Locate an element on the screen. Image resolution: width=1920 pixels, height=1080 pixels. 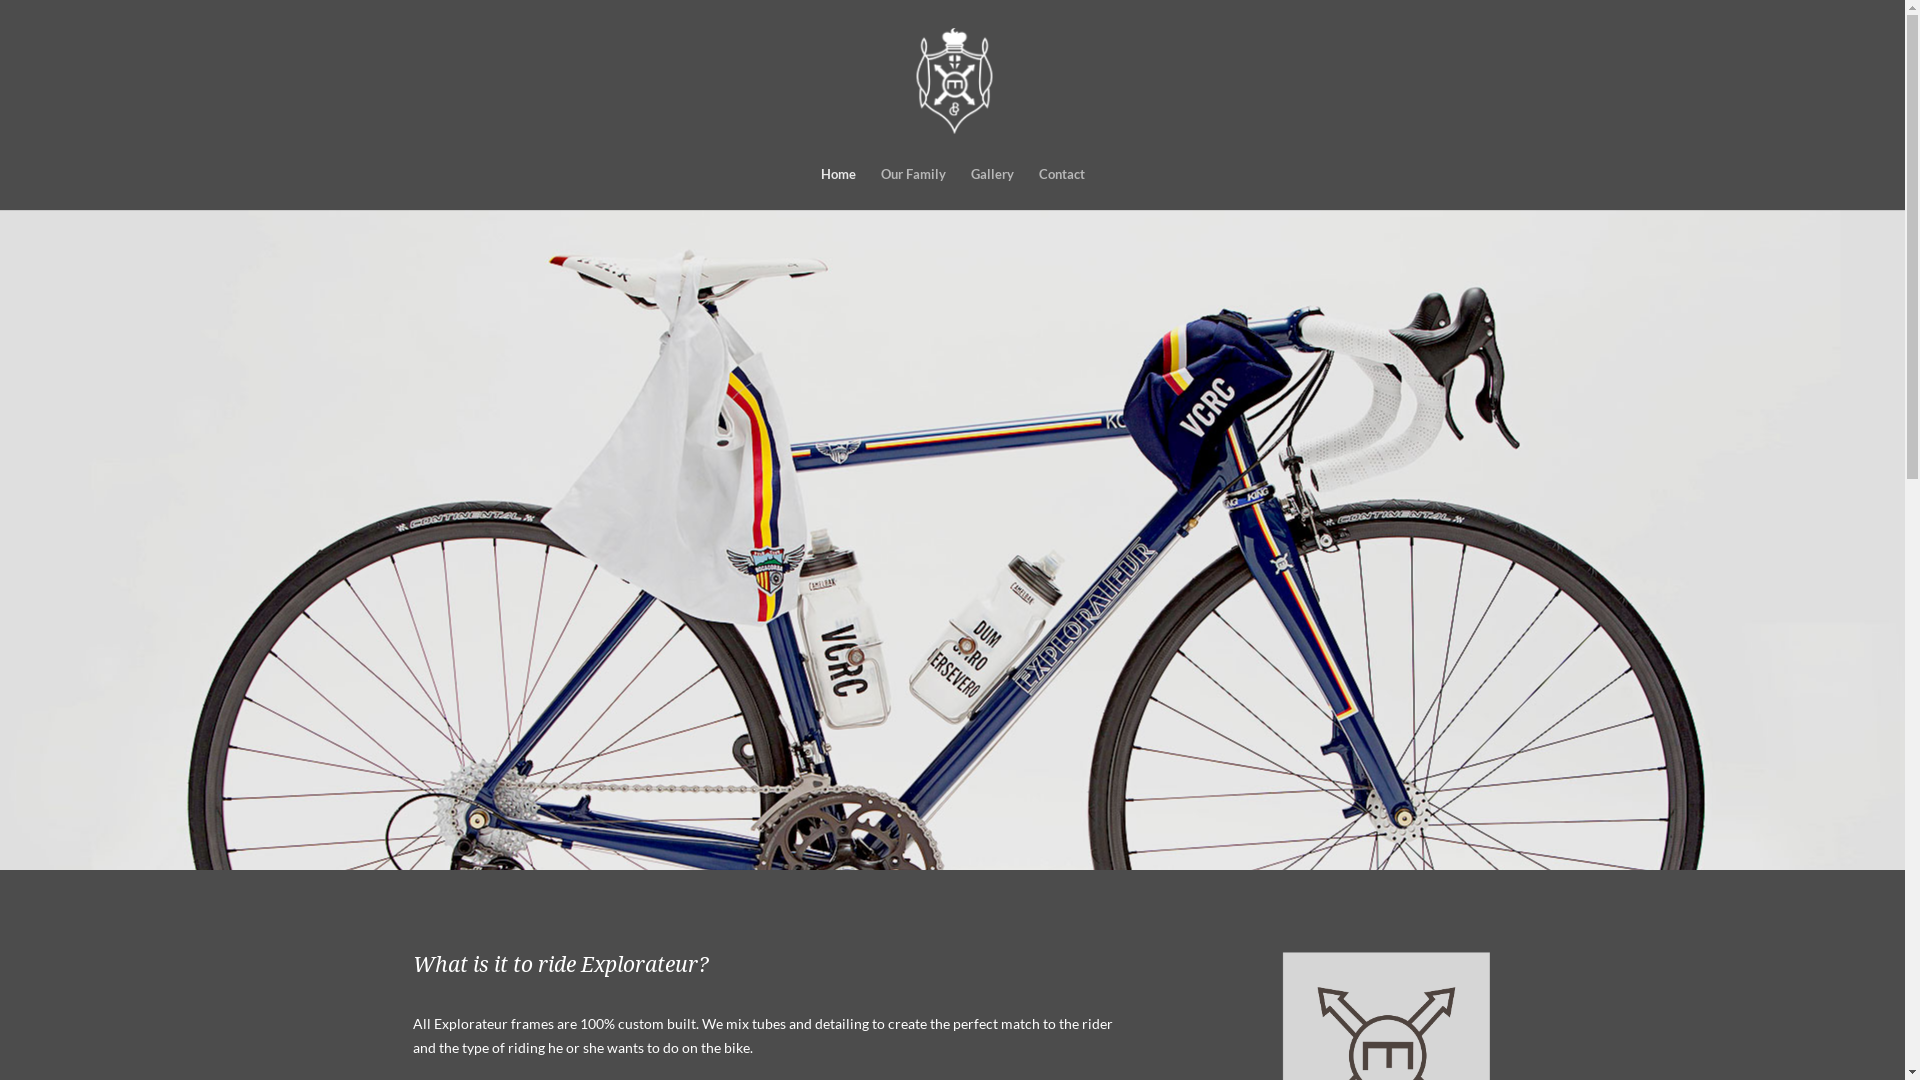
'Our Family' is located at coordinates (911, 188).